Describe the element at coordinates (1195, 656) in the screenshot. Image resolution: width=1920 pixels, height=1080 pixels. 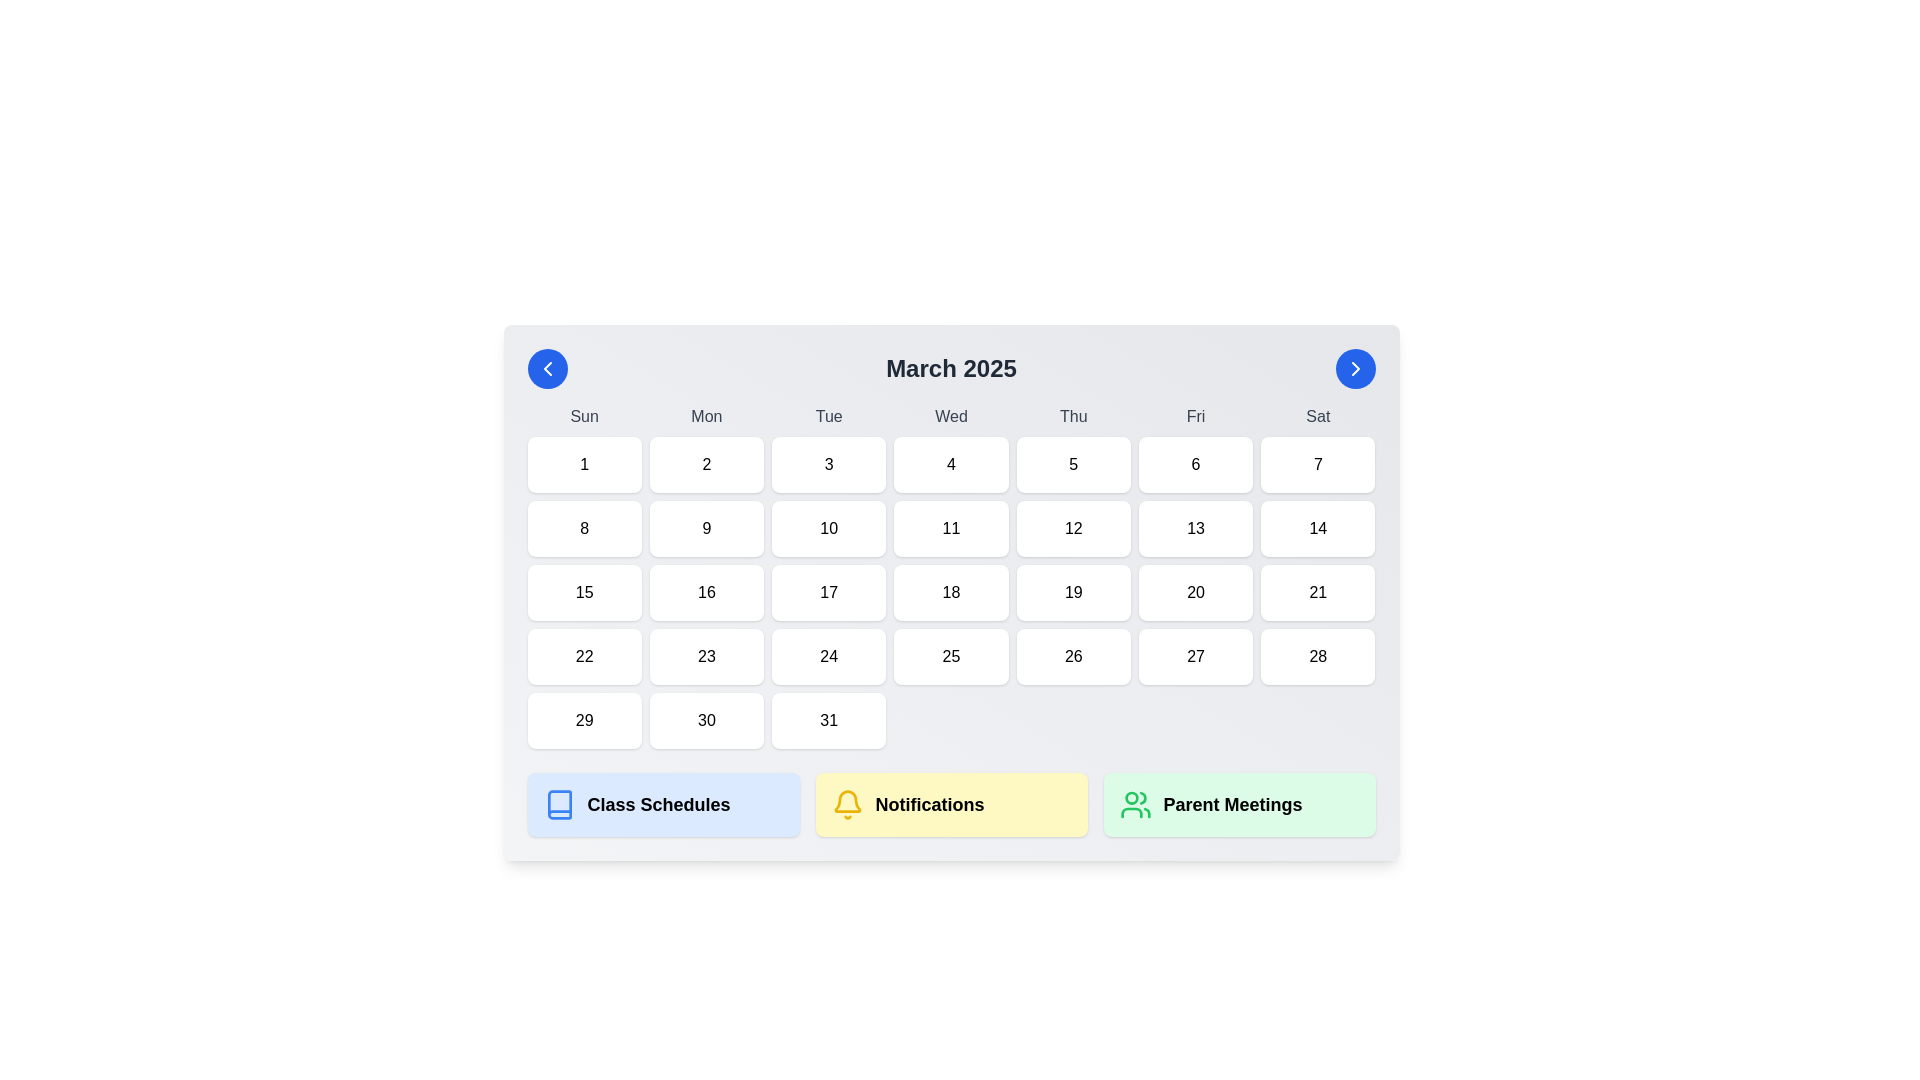
I see `the button displaying the number '27' located in the sixth column and fifth row of the calendar grid to trigger visual feedback` at that location.